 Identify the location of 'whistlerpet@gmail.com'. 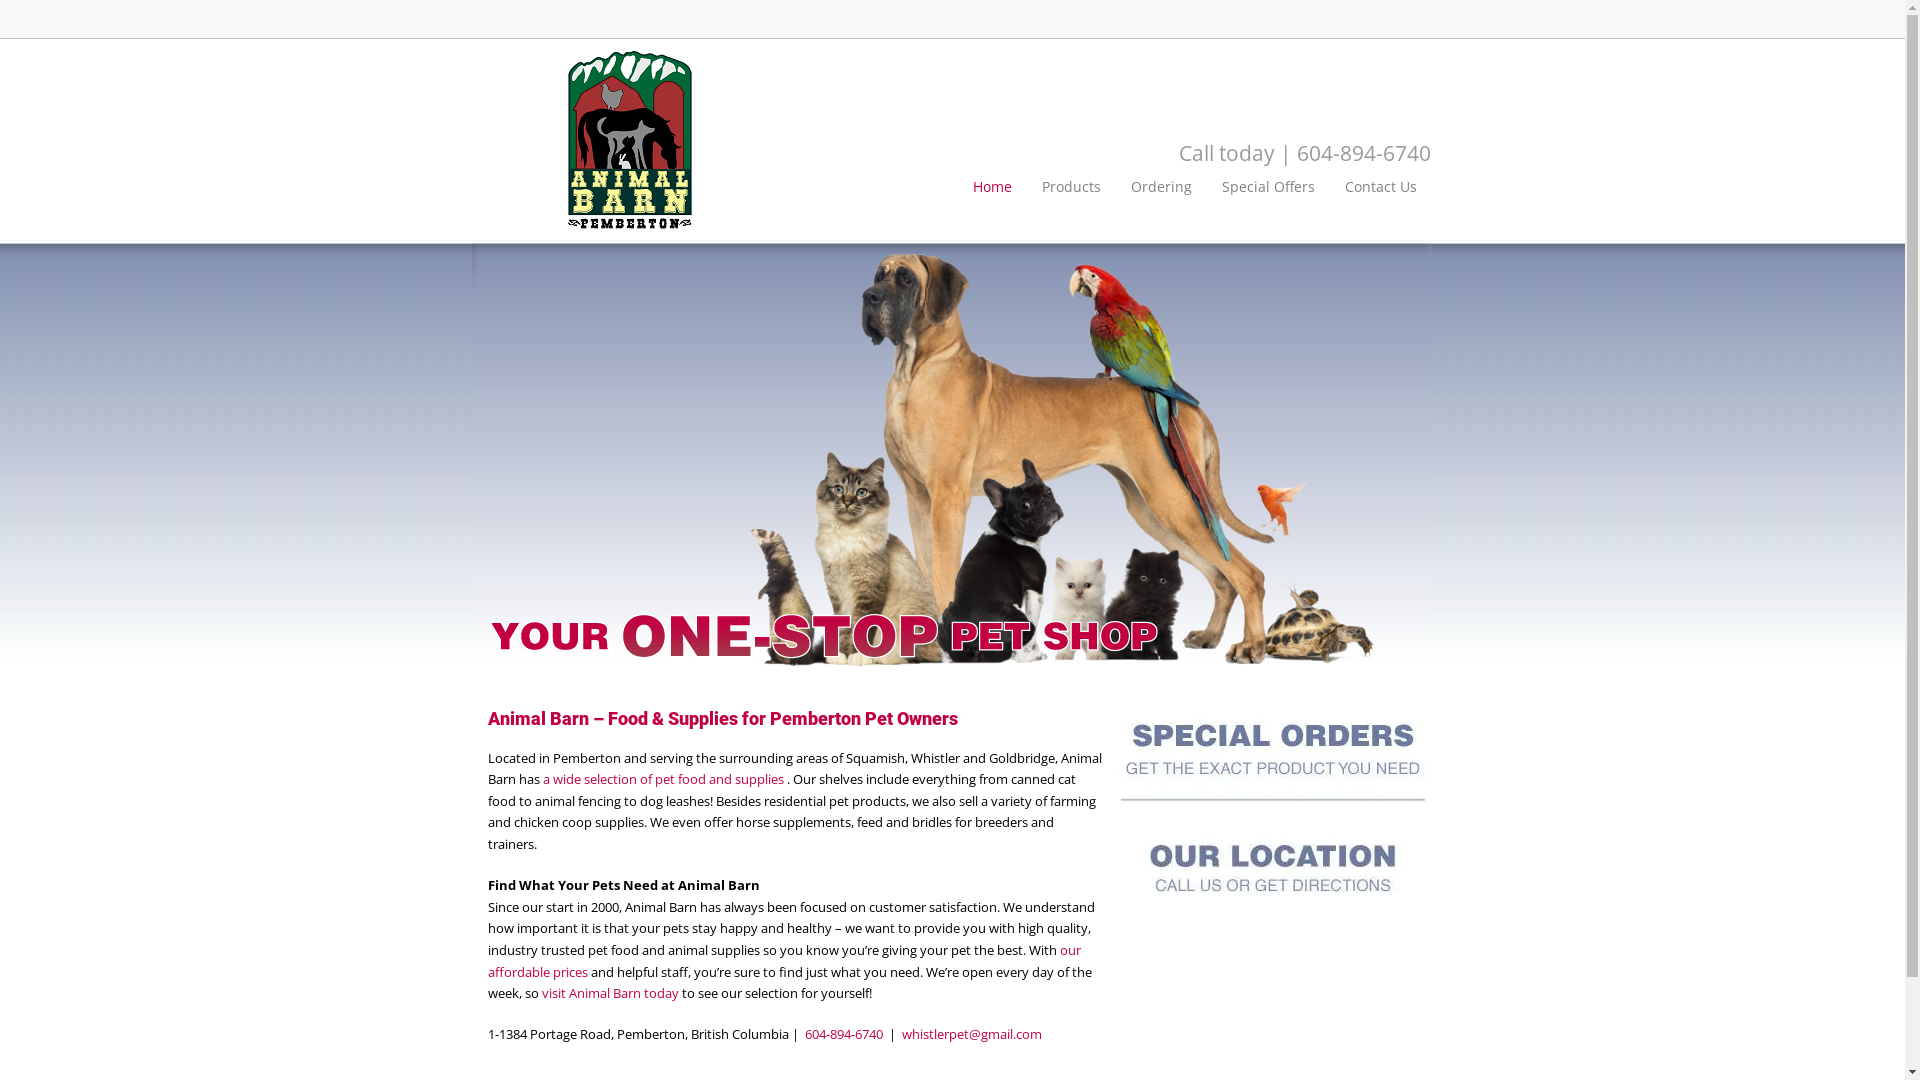
(971, 1033).